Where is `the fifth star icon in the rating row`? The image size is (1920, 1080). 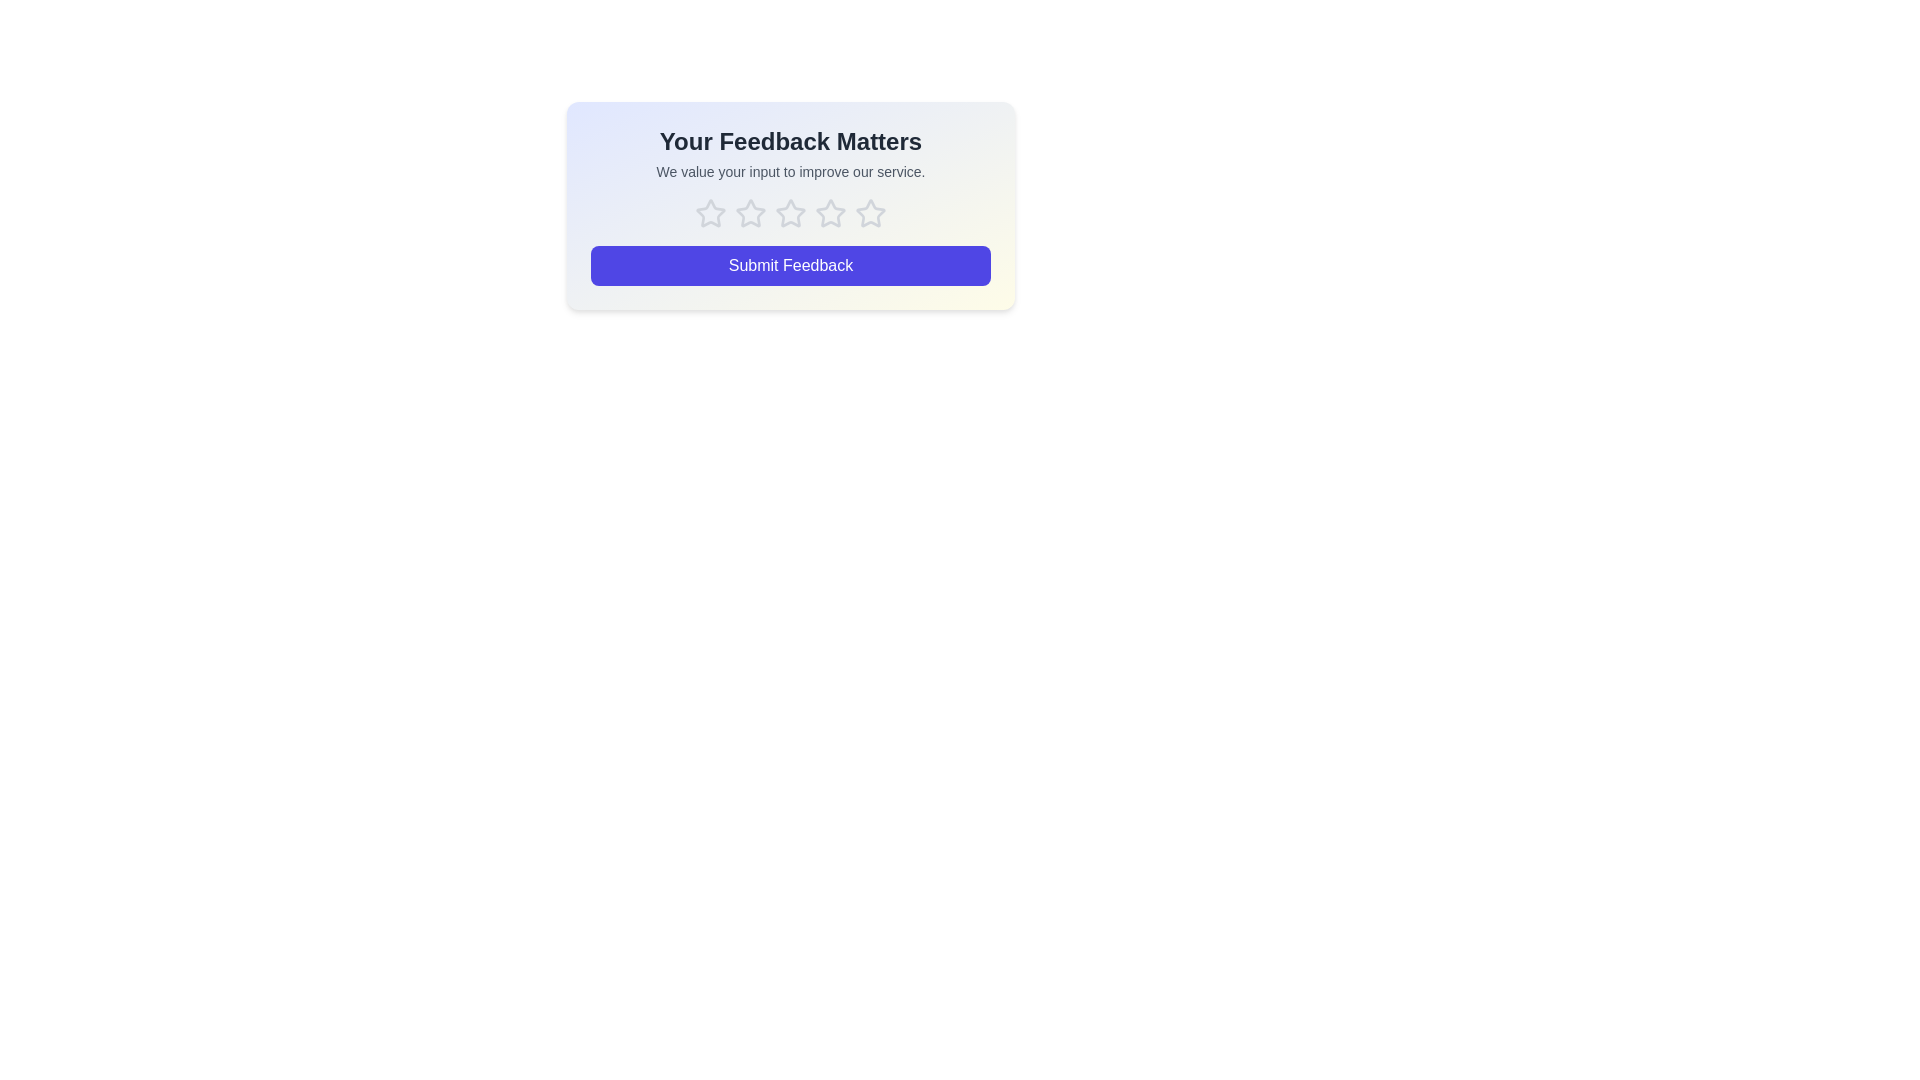
the fifth star icon in the rating row is located at coordinates (870, 213).